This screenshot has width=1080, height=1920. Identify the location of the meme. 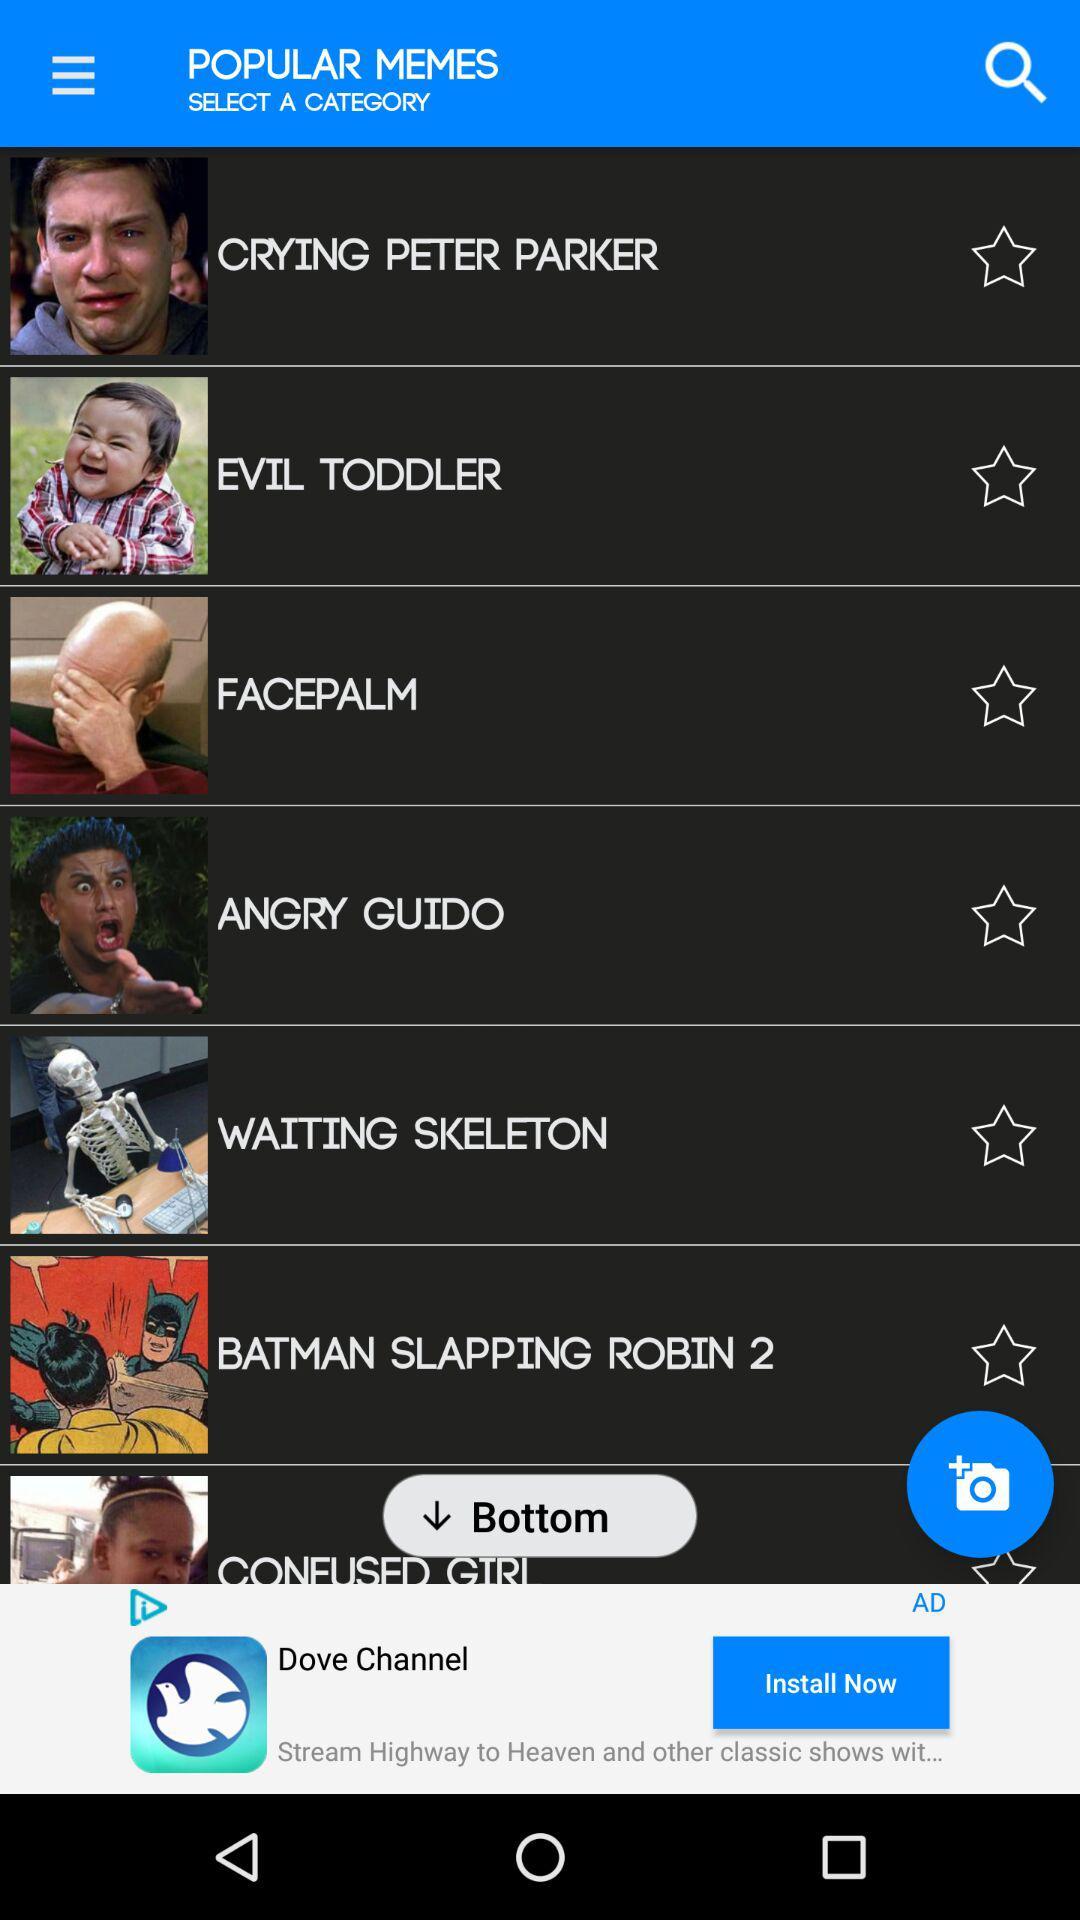
(1003, 1135).